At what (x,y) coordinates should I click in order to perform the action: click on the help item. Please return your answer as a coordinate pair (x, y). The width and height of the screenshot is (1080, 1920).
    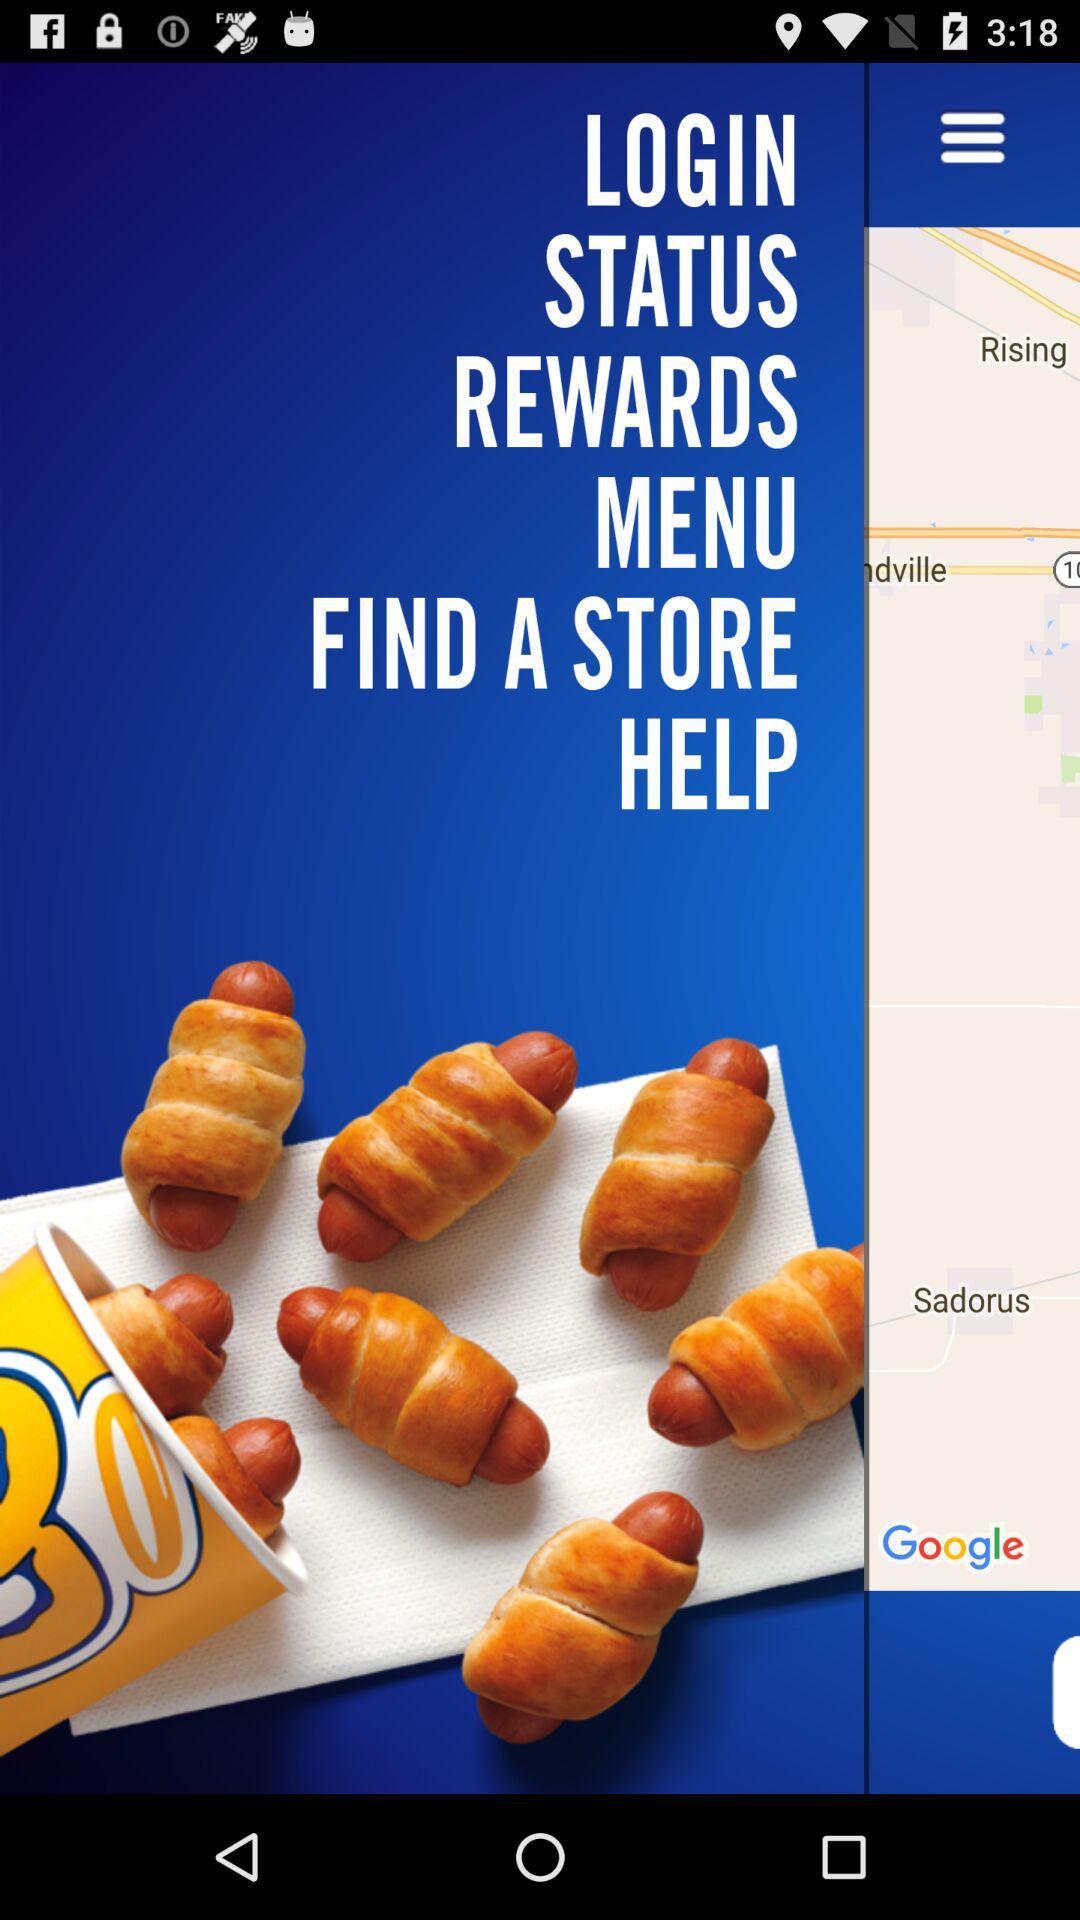
    Looking at the image, I should click on (443, 762).